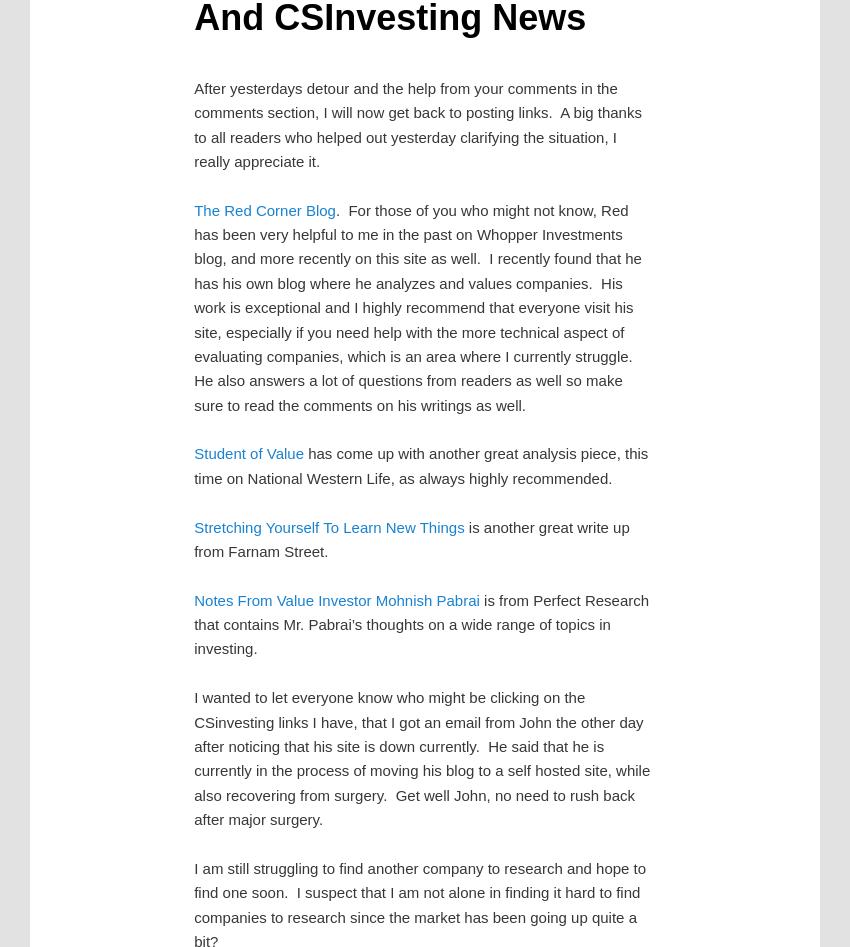 This screenshot has height=947, width=850. What do you see at coordinates (417, 306) in the screenshot?
I see `'.  For those of you who might not know, Red has been very helpful to me in the past on Whopper Investments blog, and more recently on this site as well.  I recently found that he has his own blog where he analyzes and values companies.  His work is exceptional and I highly recommend that everyone visit his site, especially if you need help with the more technical aspect of evaluating companies, which is an area where I currently struggle.  He also answers a lot of questions from readers as well so make sure to read the comments on his writings as well.'` at bounding box center [417, 306].